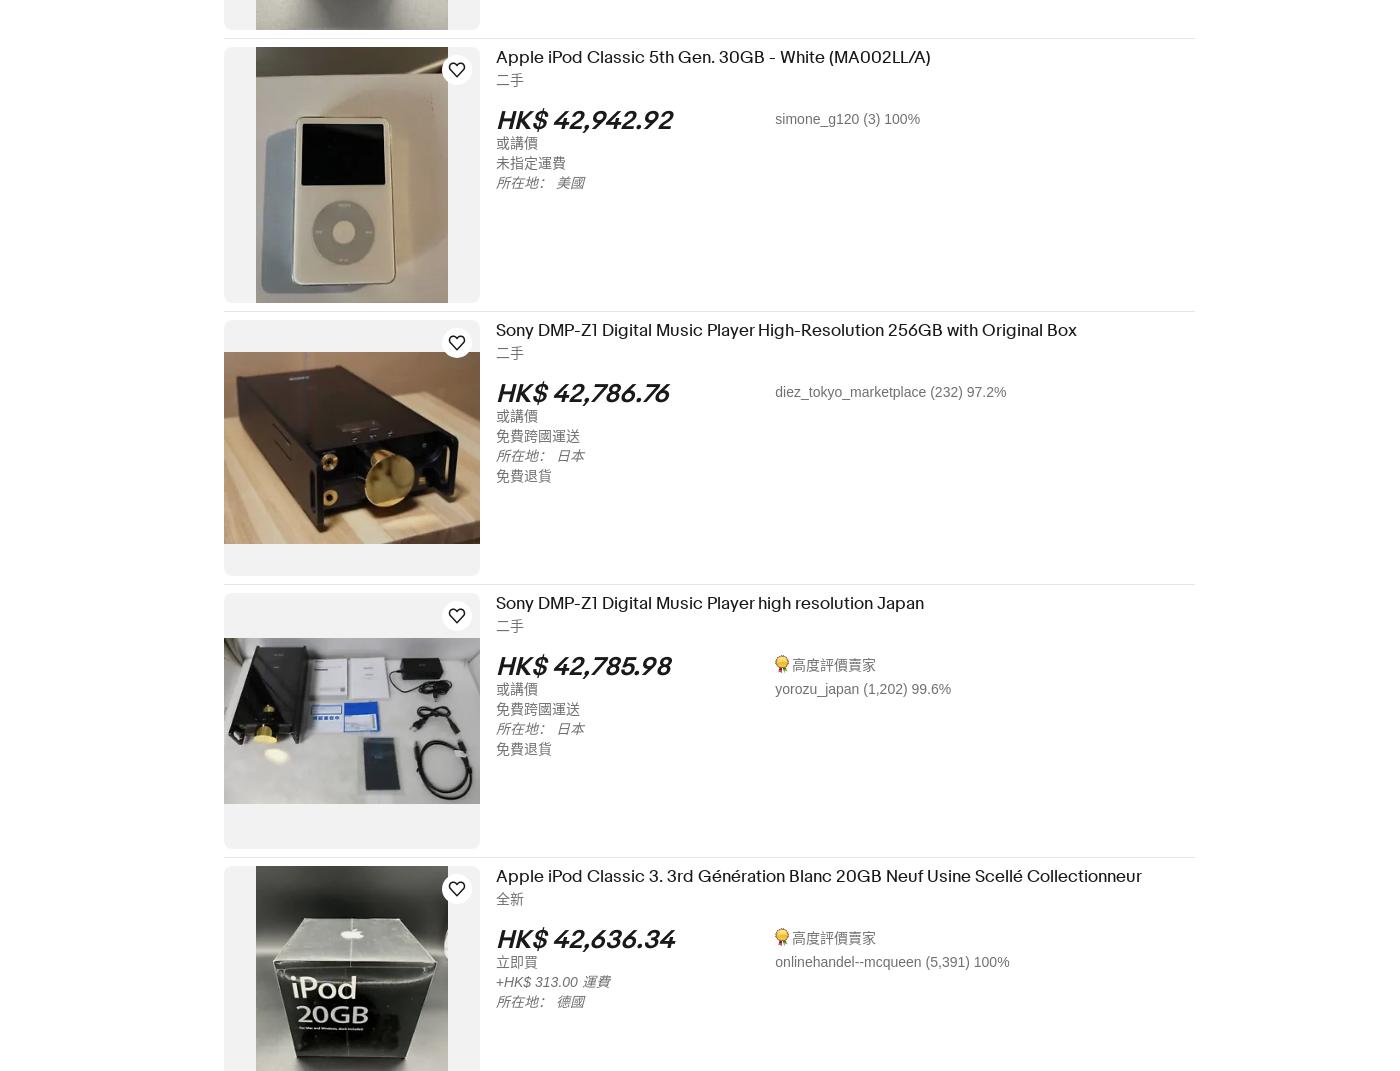  I want to click on 'HK$ 42,636.34', so click(597, 939).